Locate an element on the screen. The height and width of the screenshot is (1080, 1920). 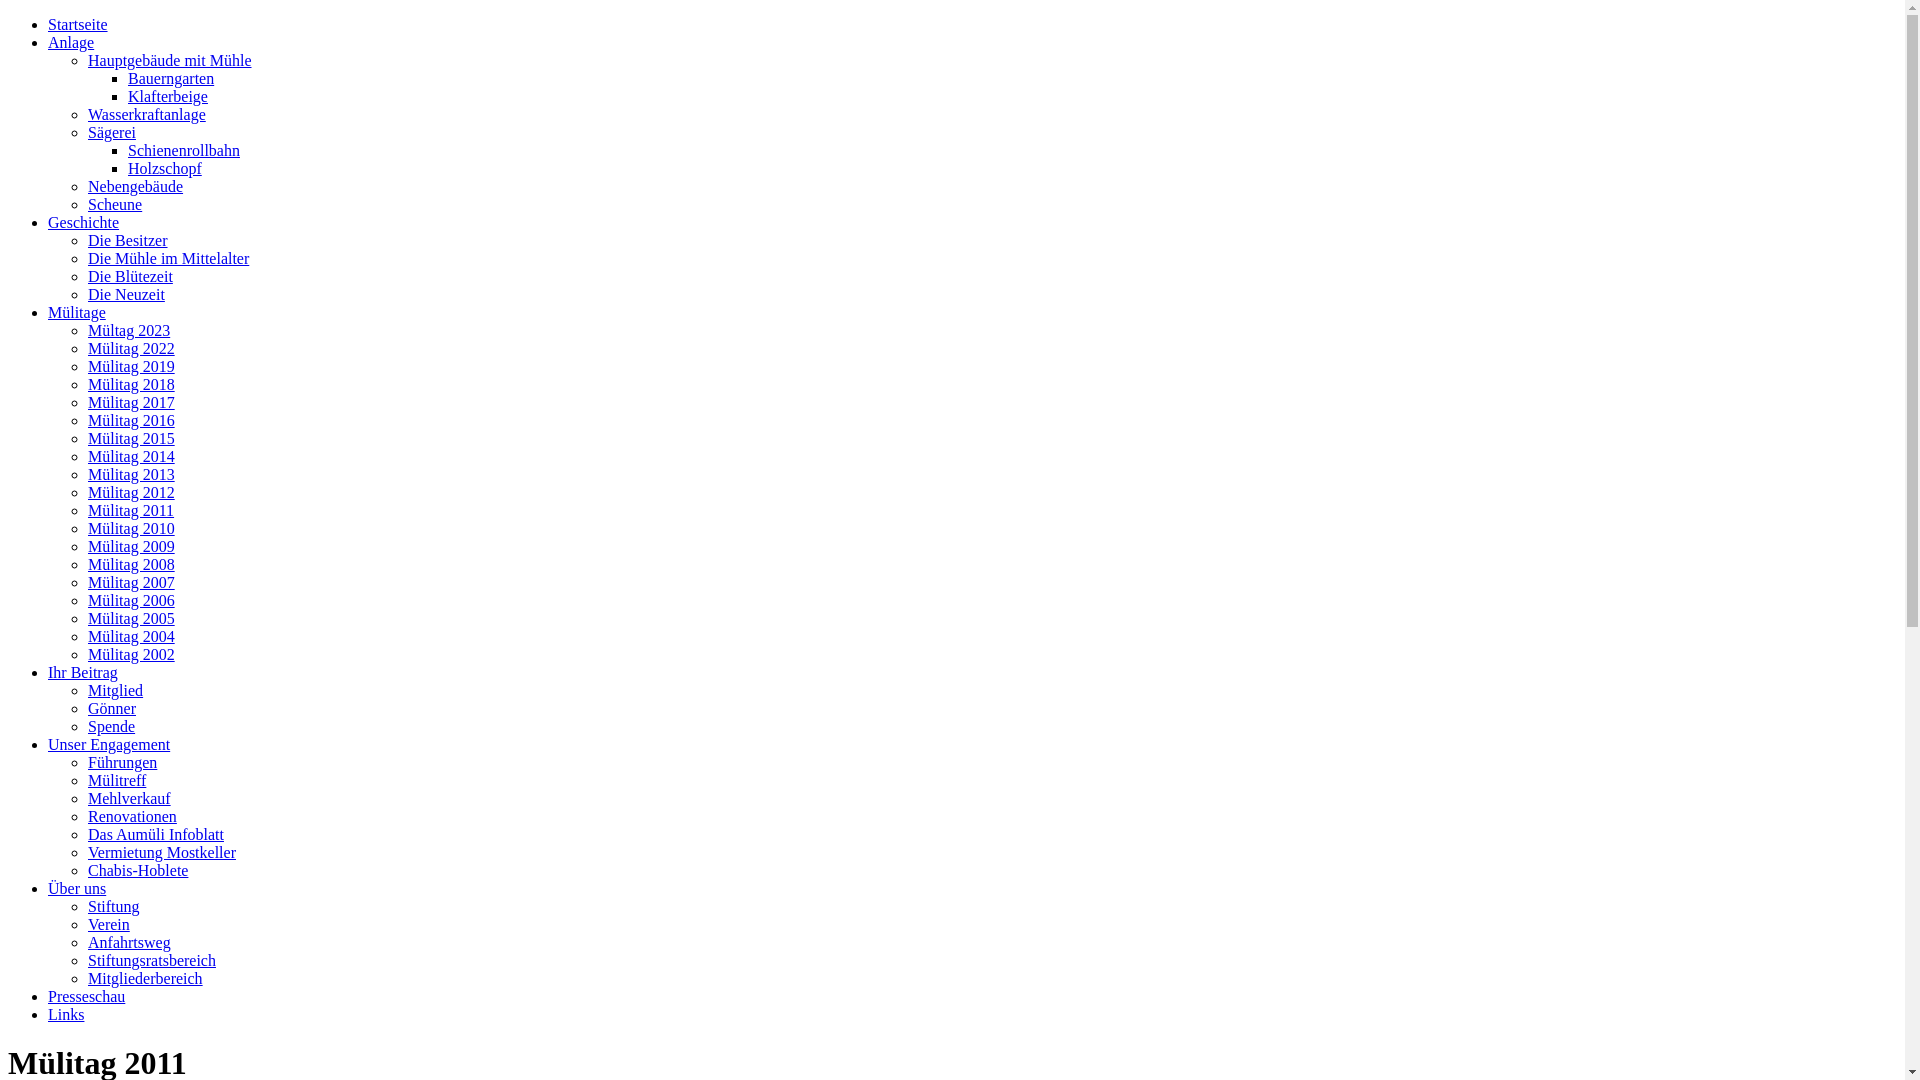
'Anfahrtsweg' is located at coordinates (86, 942).